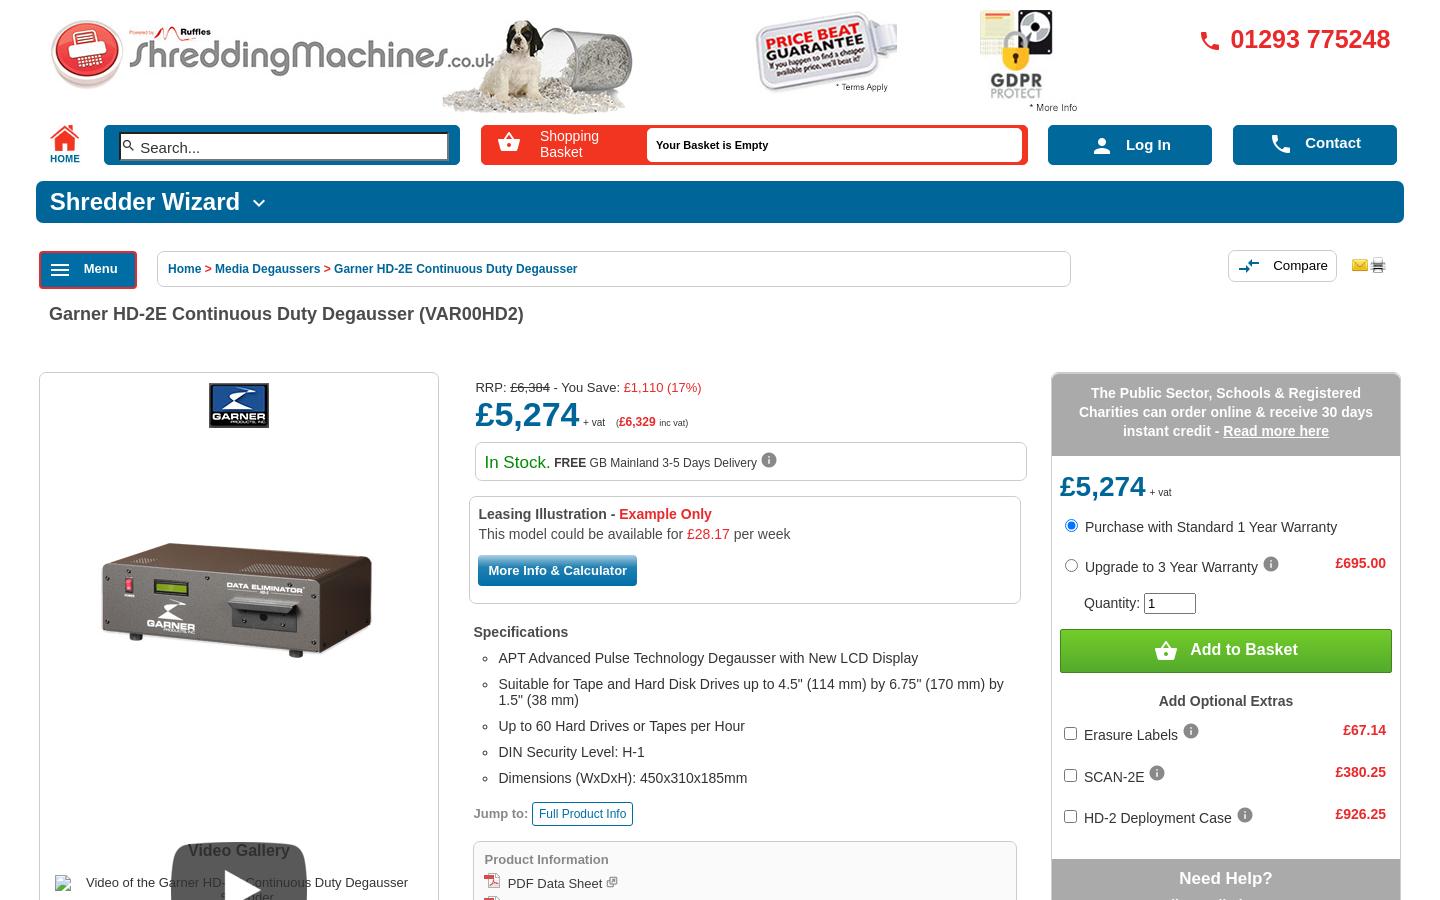 This screenshot has height=900, width=1440. I want to click on 'PDF Data Sheet', so click(498, 883).